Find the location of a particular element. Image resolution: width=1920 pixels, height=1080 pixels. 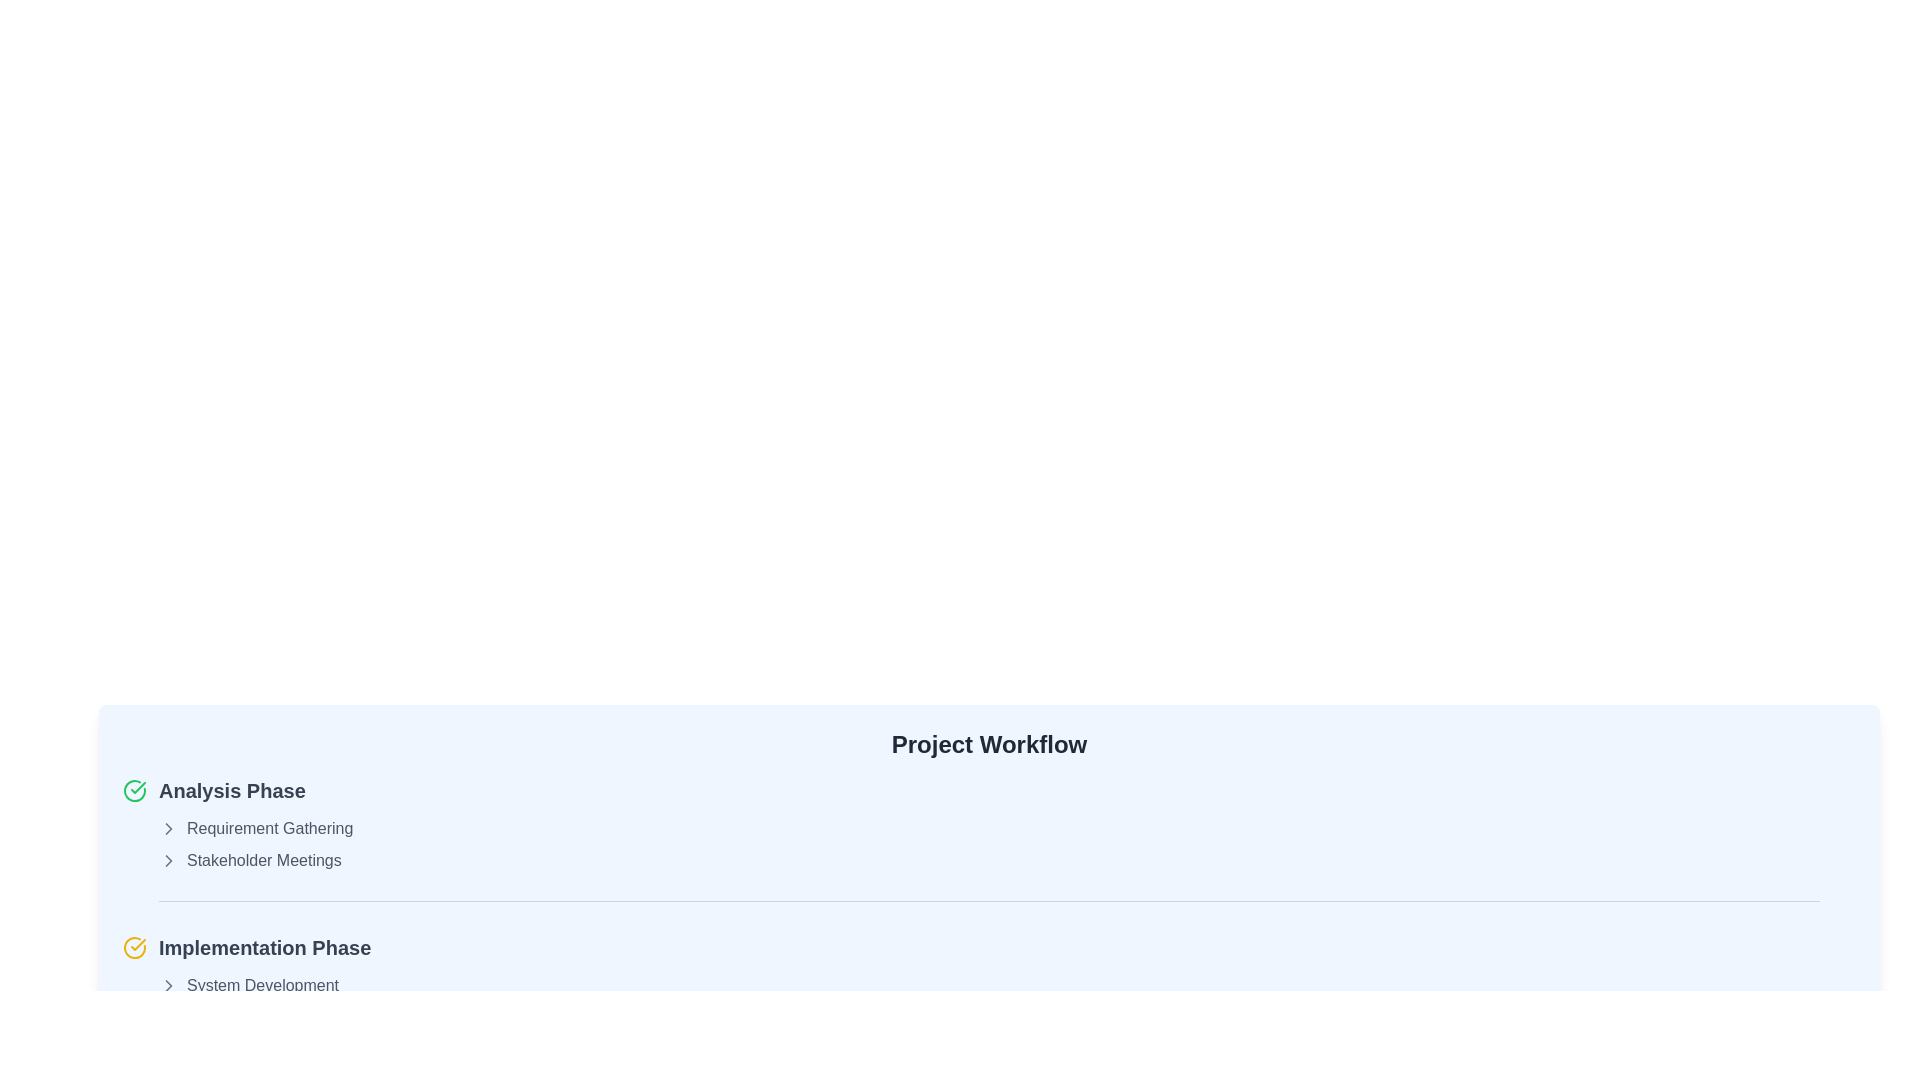

the circular icon with a green checkmark inside it, located at the leftmost side of the 'Analysis Phase' section is located at coordinates (133, 789).